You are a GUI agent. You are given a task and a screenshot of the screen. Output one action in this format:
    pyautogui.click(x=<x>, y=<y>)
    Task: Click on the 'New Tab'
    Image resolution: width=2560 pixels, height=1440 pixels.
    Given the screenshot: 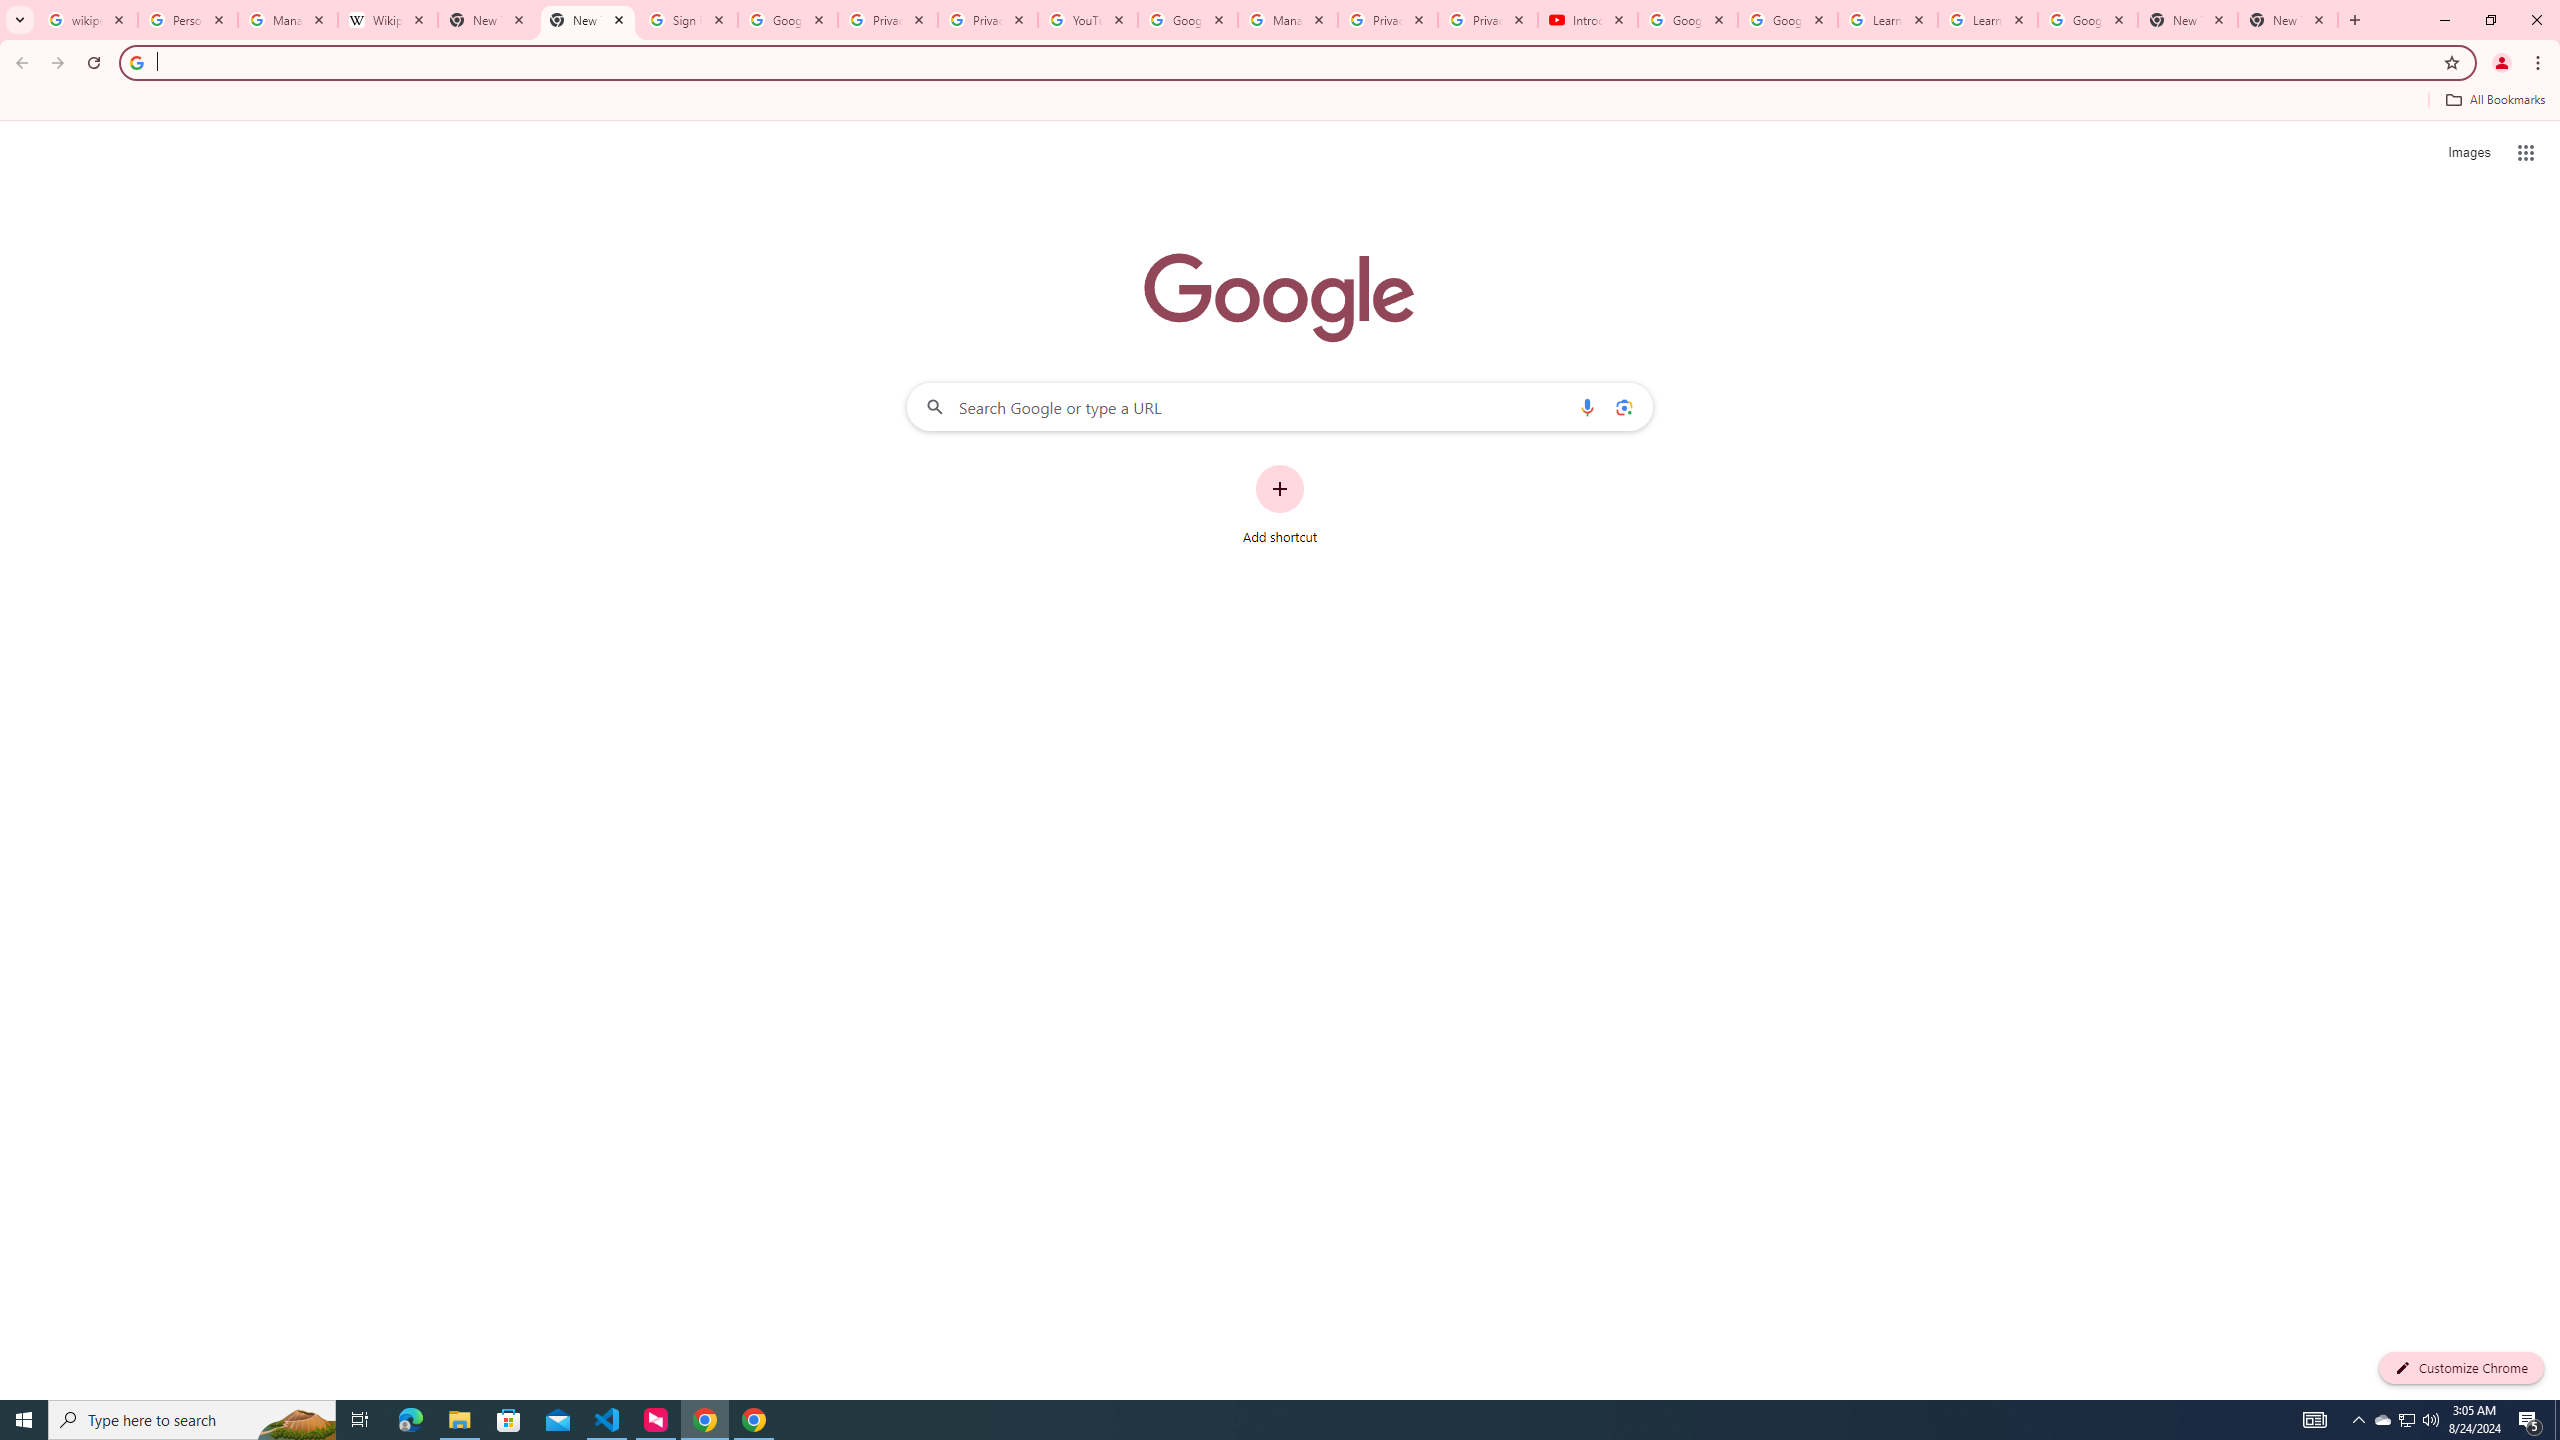 What is the action you would take?
    pyautogui.click(x=2188, y=19)
    